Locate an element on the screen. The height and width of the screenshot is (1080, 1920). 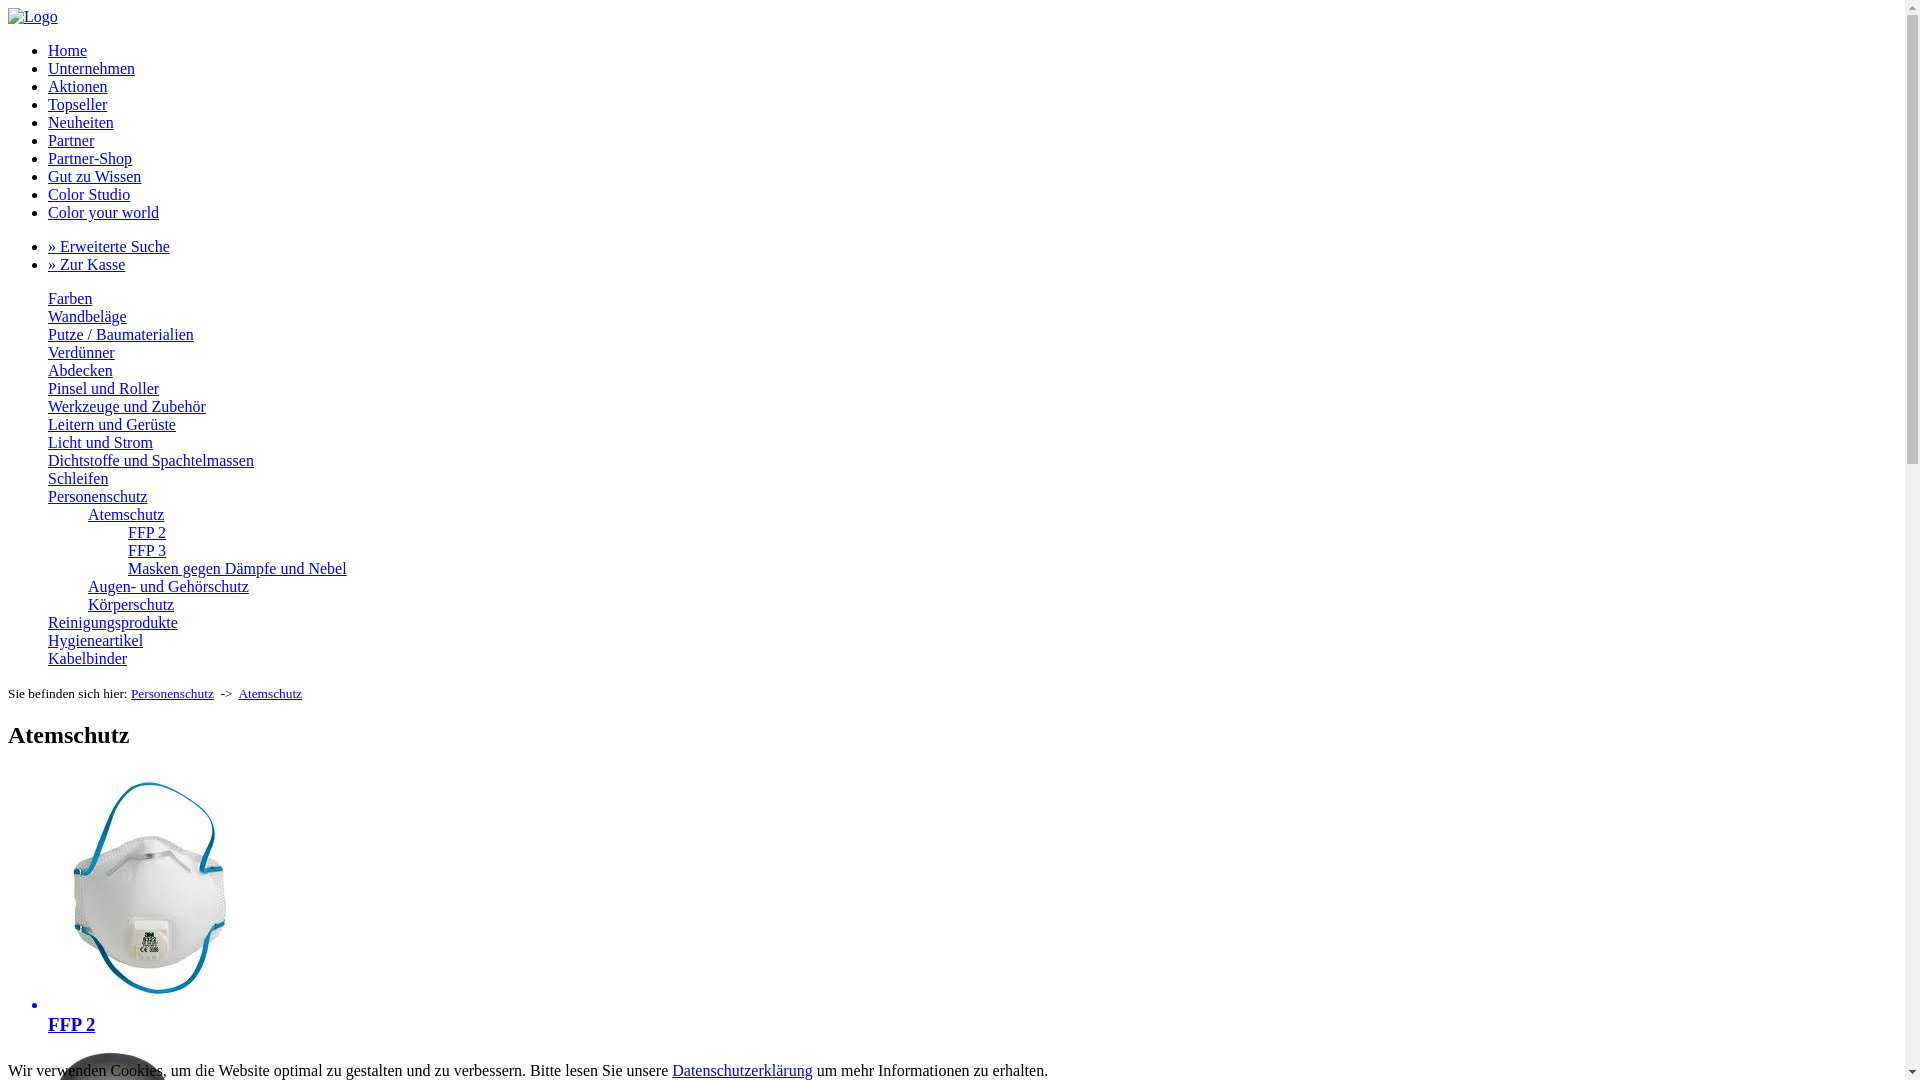
'Pinsel und Roller' is located at coordinates (102, 388).